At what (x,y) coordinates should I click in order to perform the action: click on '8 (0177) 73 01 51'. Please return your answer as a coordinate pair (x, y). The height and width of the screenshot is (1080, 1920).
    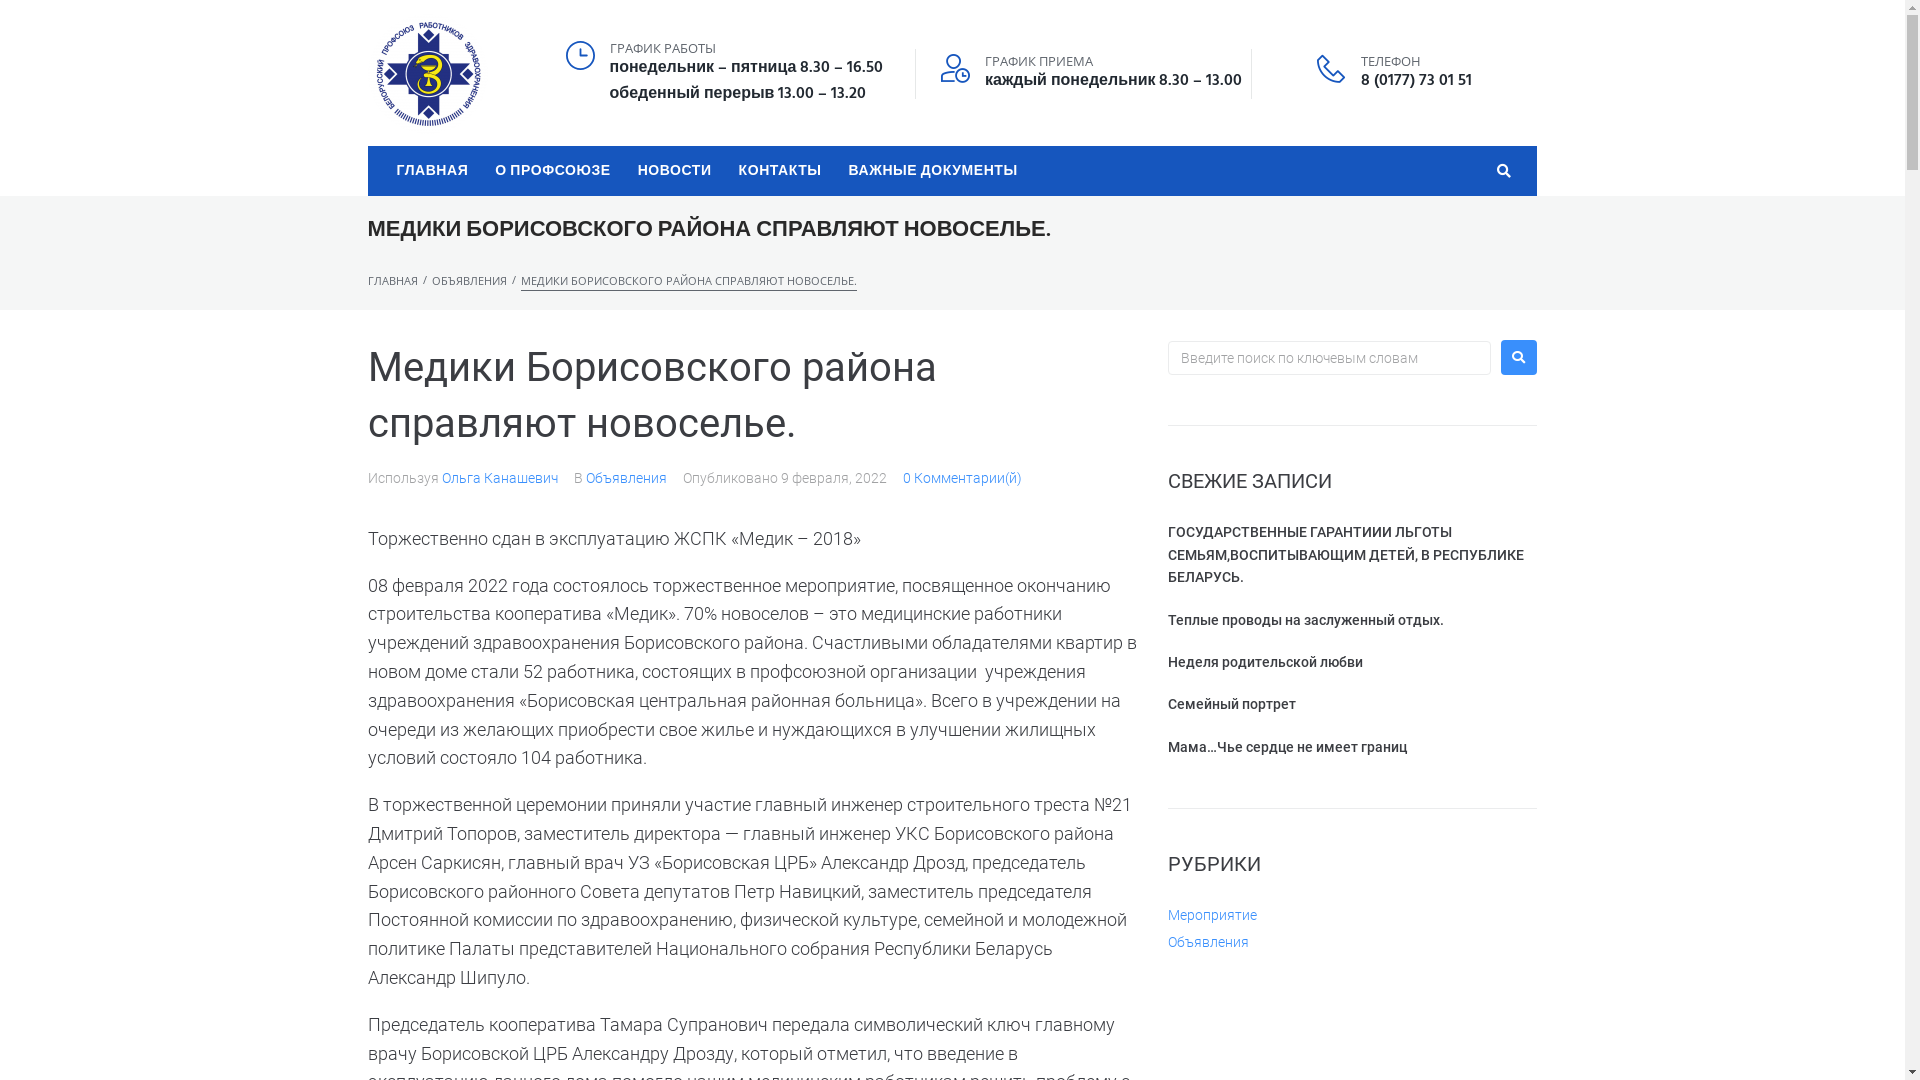
    Looking at the image, I should click on (1415, 80).